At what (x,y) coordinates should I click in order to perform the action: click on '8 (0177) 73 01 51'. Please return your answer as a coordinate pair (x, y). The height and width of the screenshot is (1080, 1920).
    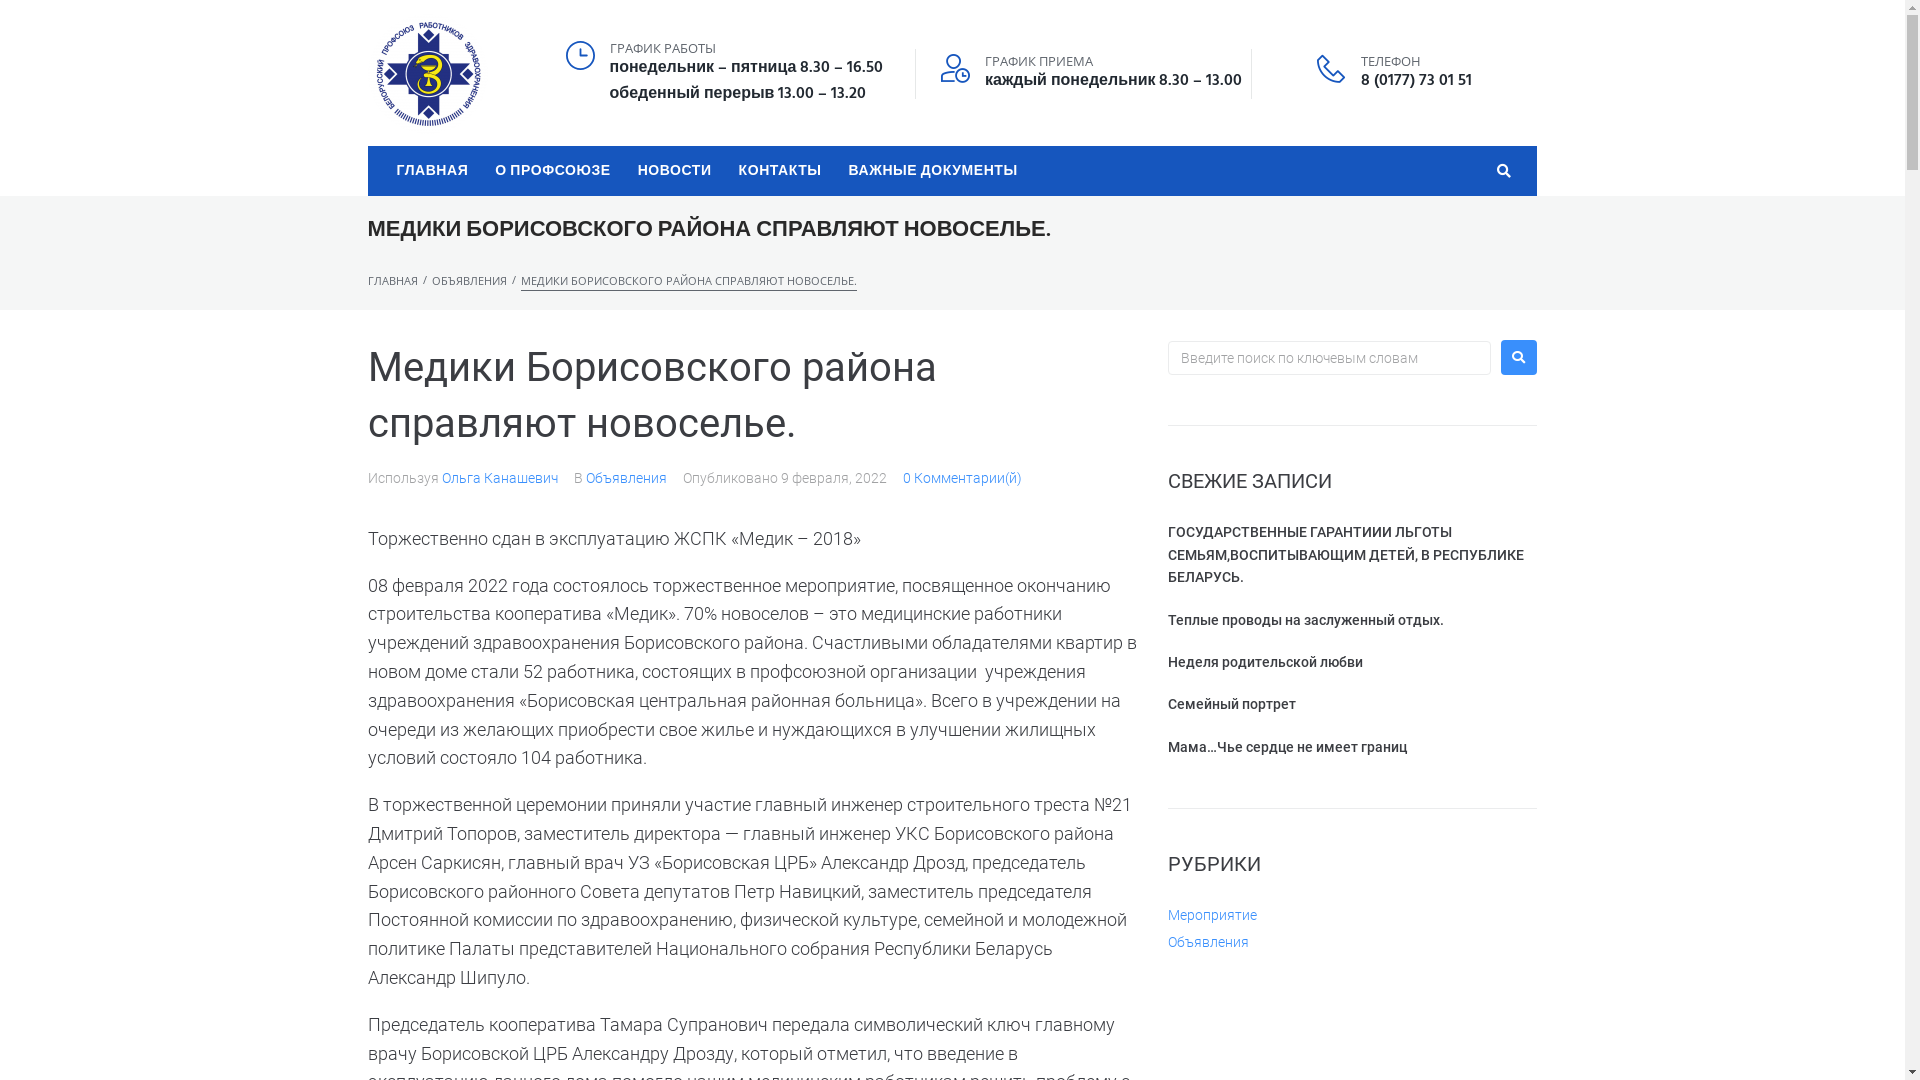
    Looking at the image, I should click on (1415, 80).